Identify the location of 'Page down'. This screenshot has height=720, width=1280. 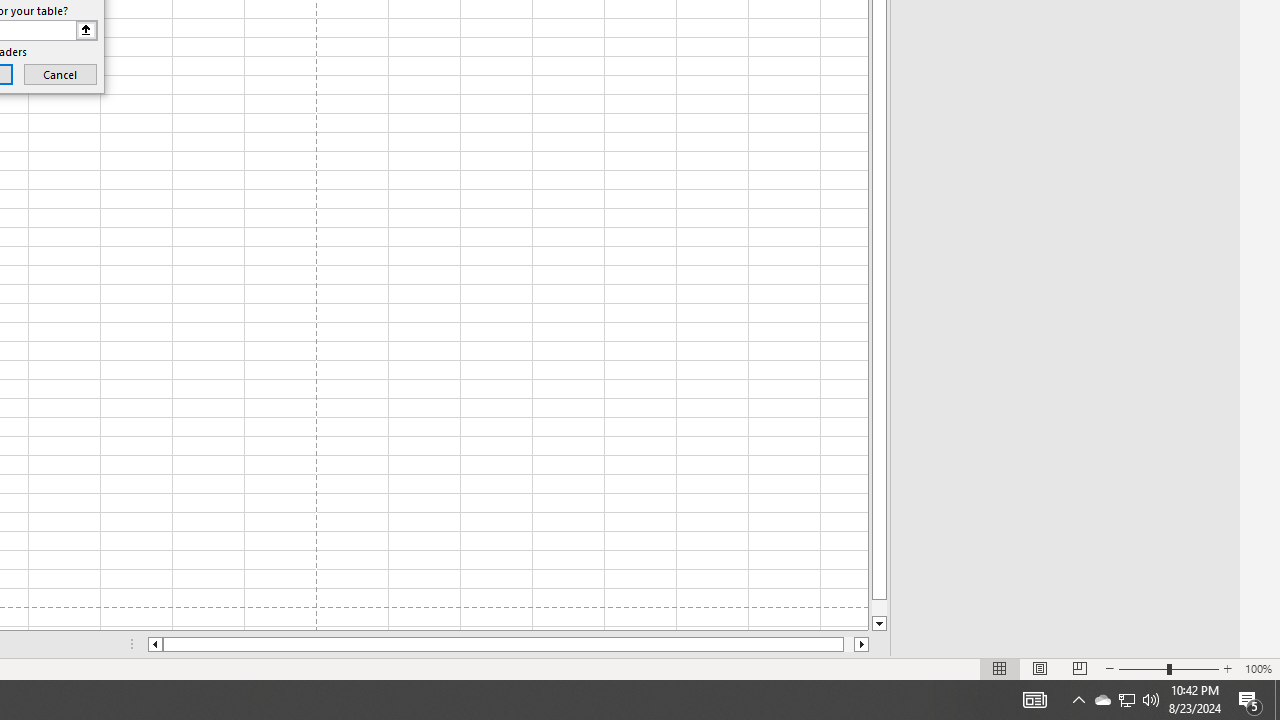
(879, 607).